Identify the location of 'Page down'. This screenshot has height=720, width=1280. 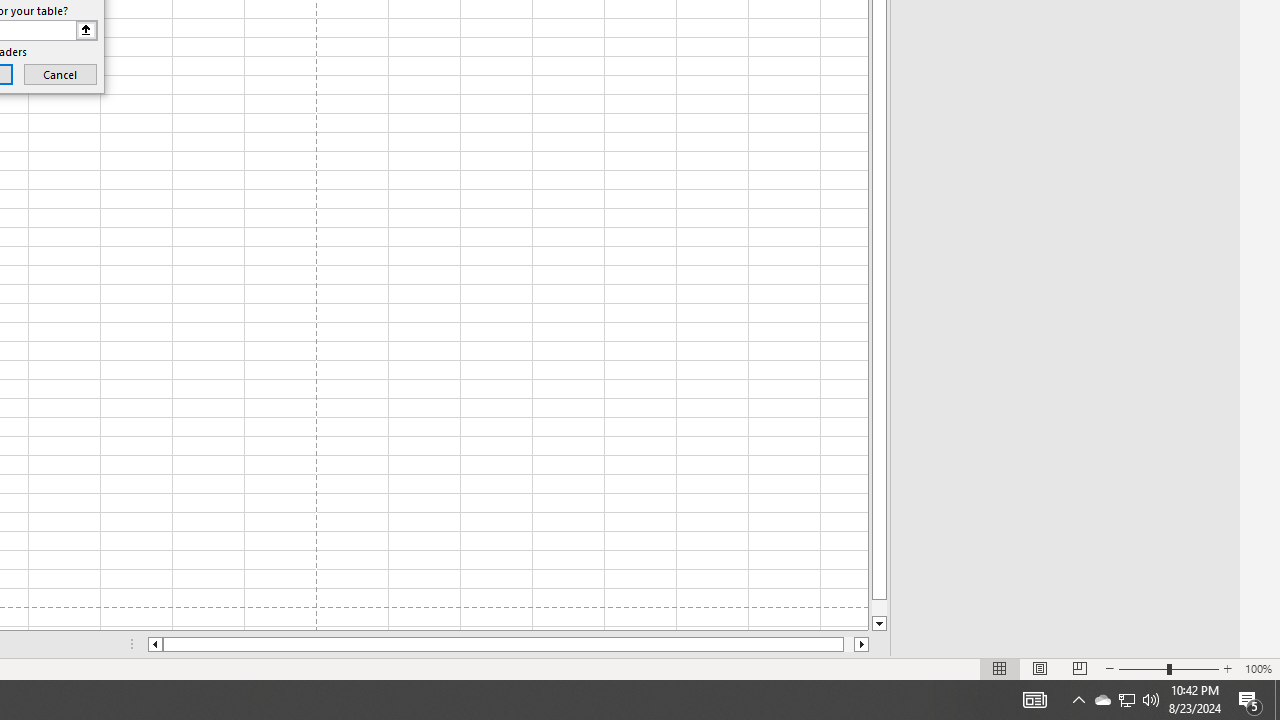
(879, 607).